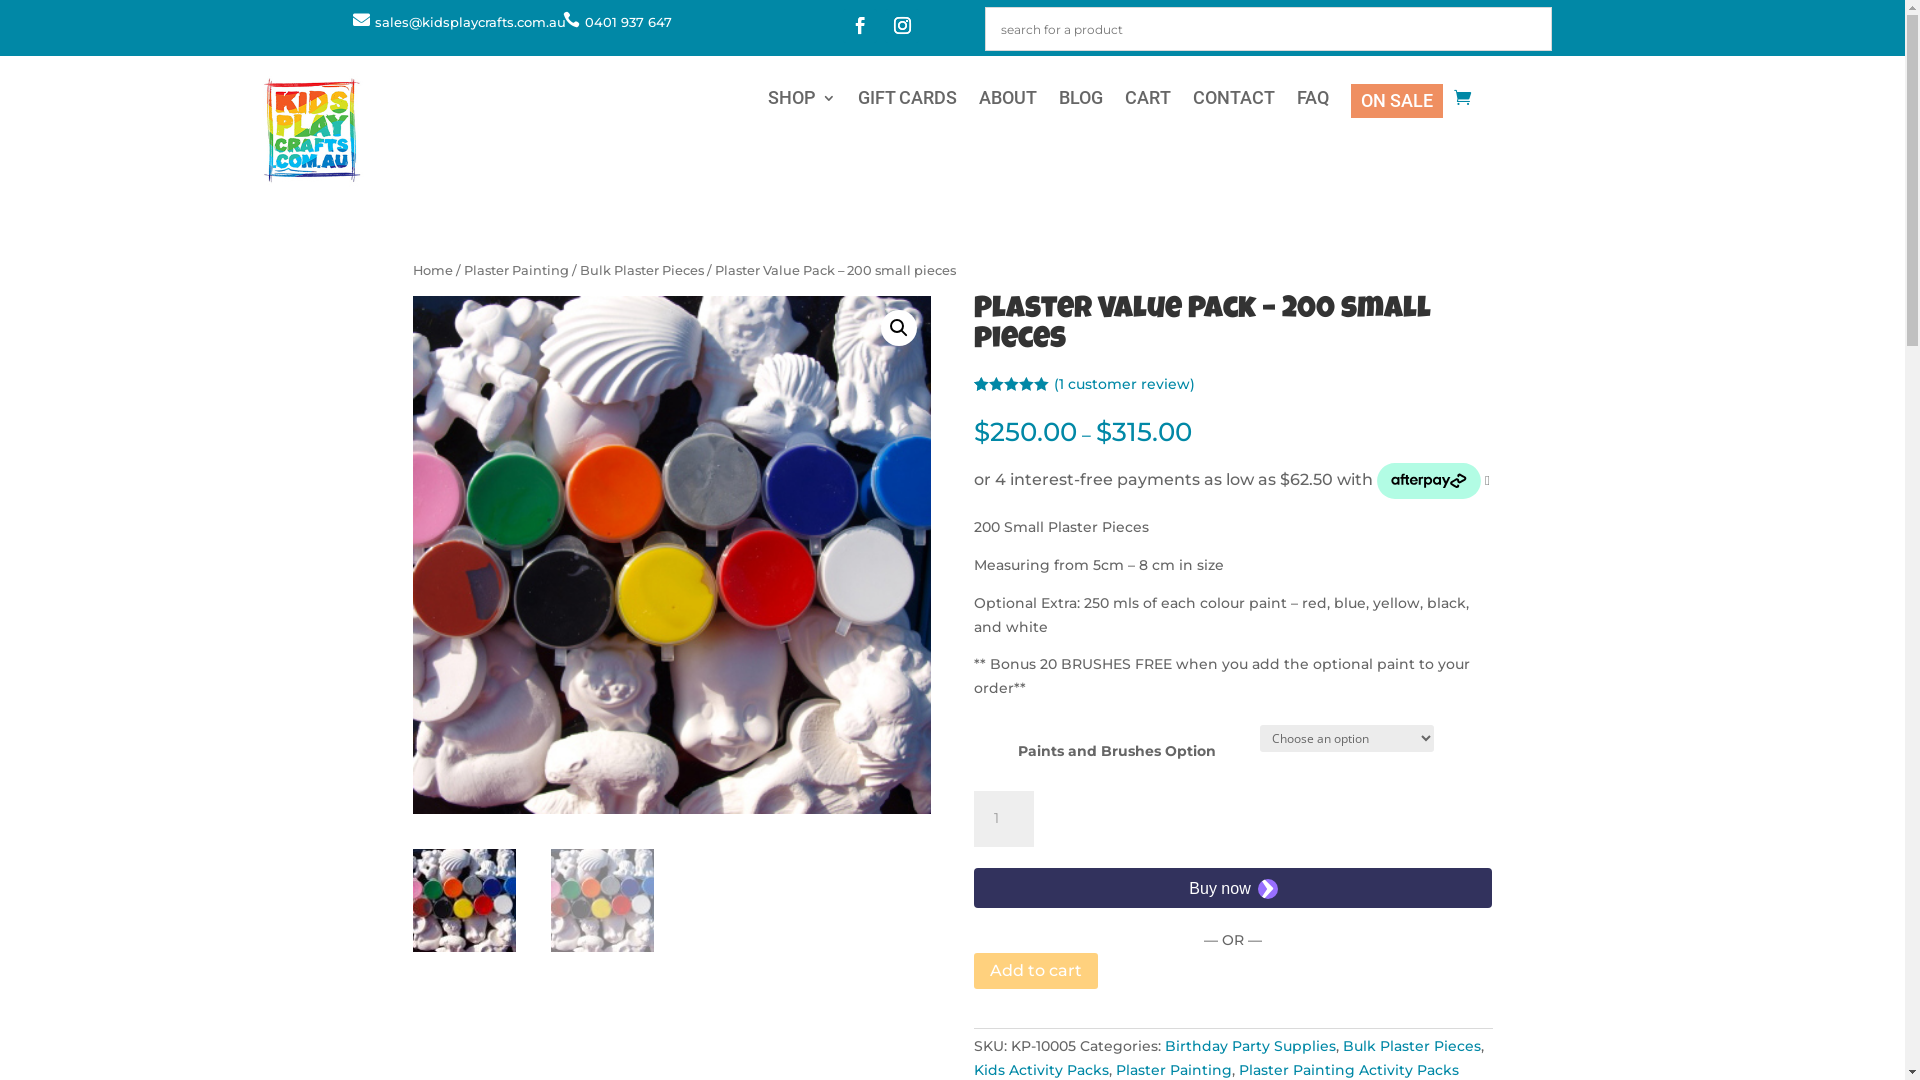 This screenshot has height=1080, width=1920. I want to click on 'Add to cart', so click(1036, 970).